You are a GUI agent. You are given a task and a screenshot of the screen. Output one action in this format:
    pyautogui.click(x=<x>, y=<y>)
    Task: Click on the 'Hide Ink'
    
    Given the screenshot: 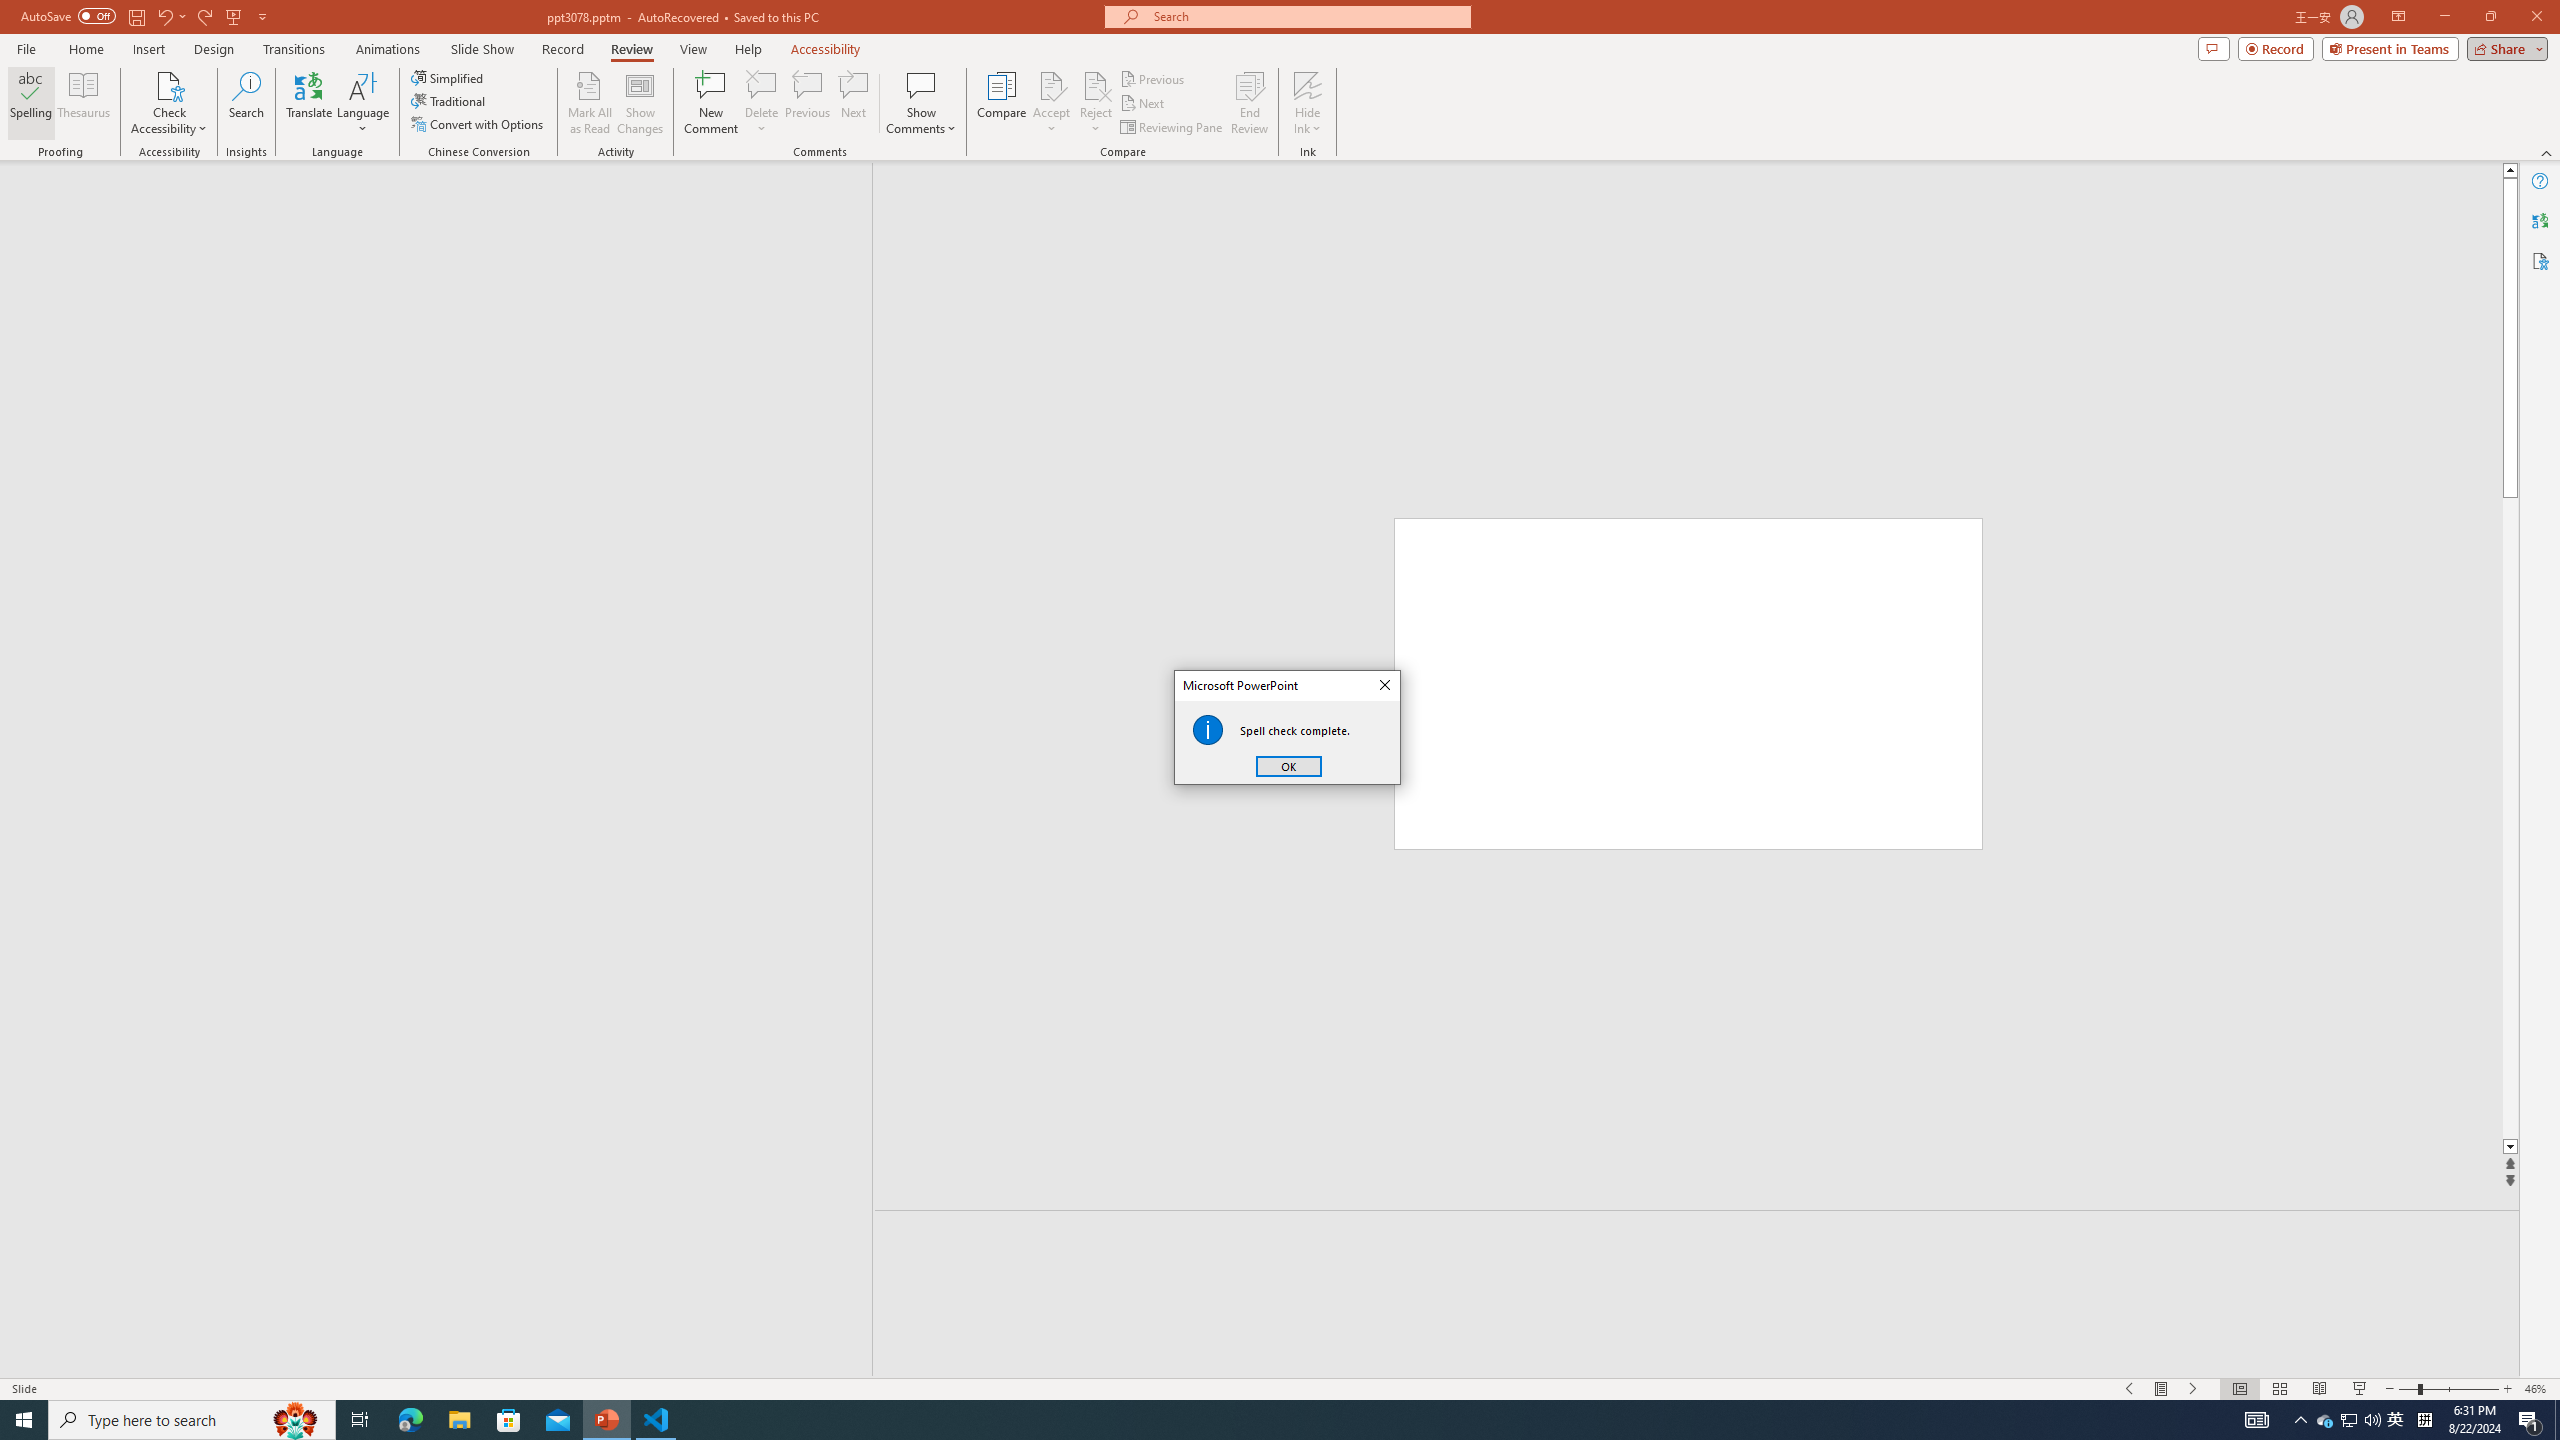 What is the action you would take?
    pyautogui.click(x=1308, y=103)
    